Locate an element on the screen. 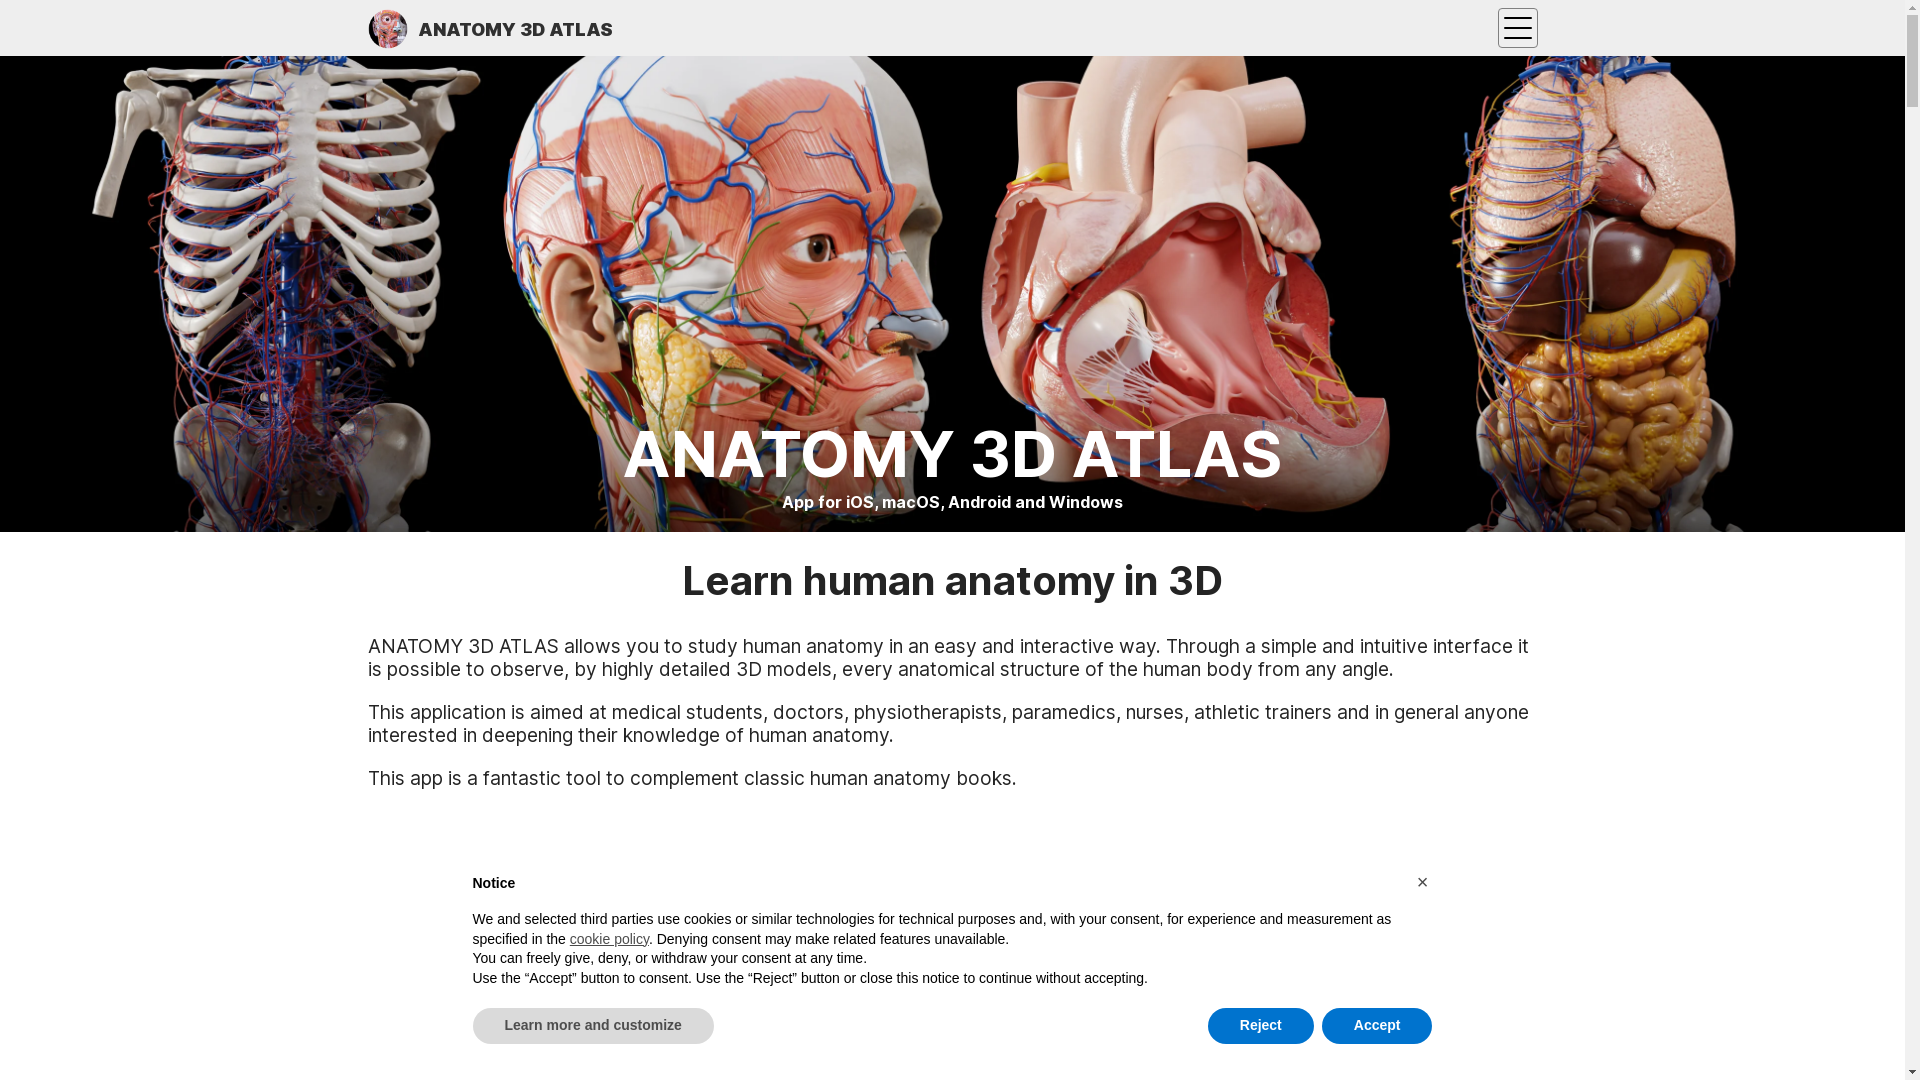  'Accept' is located at coordinates (1376, 1026).